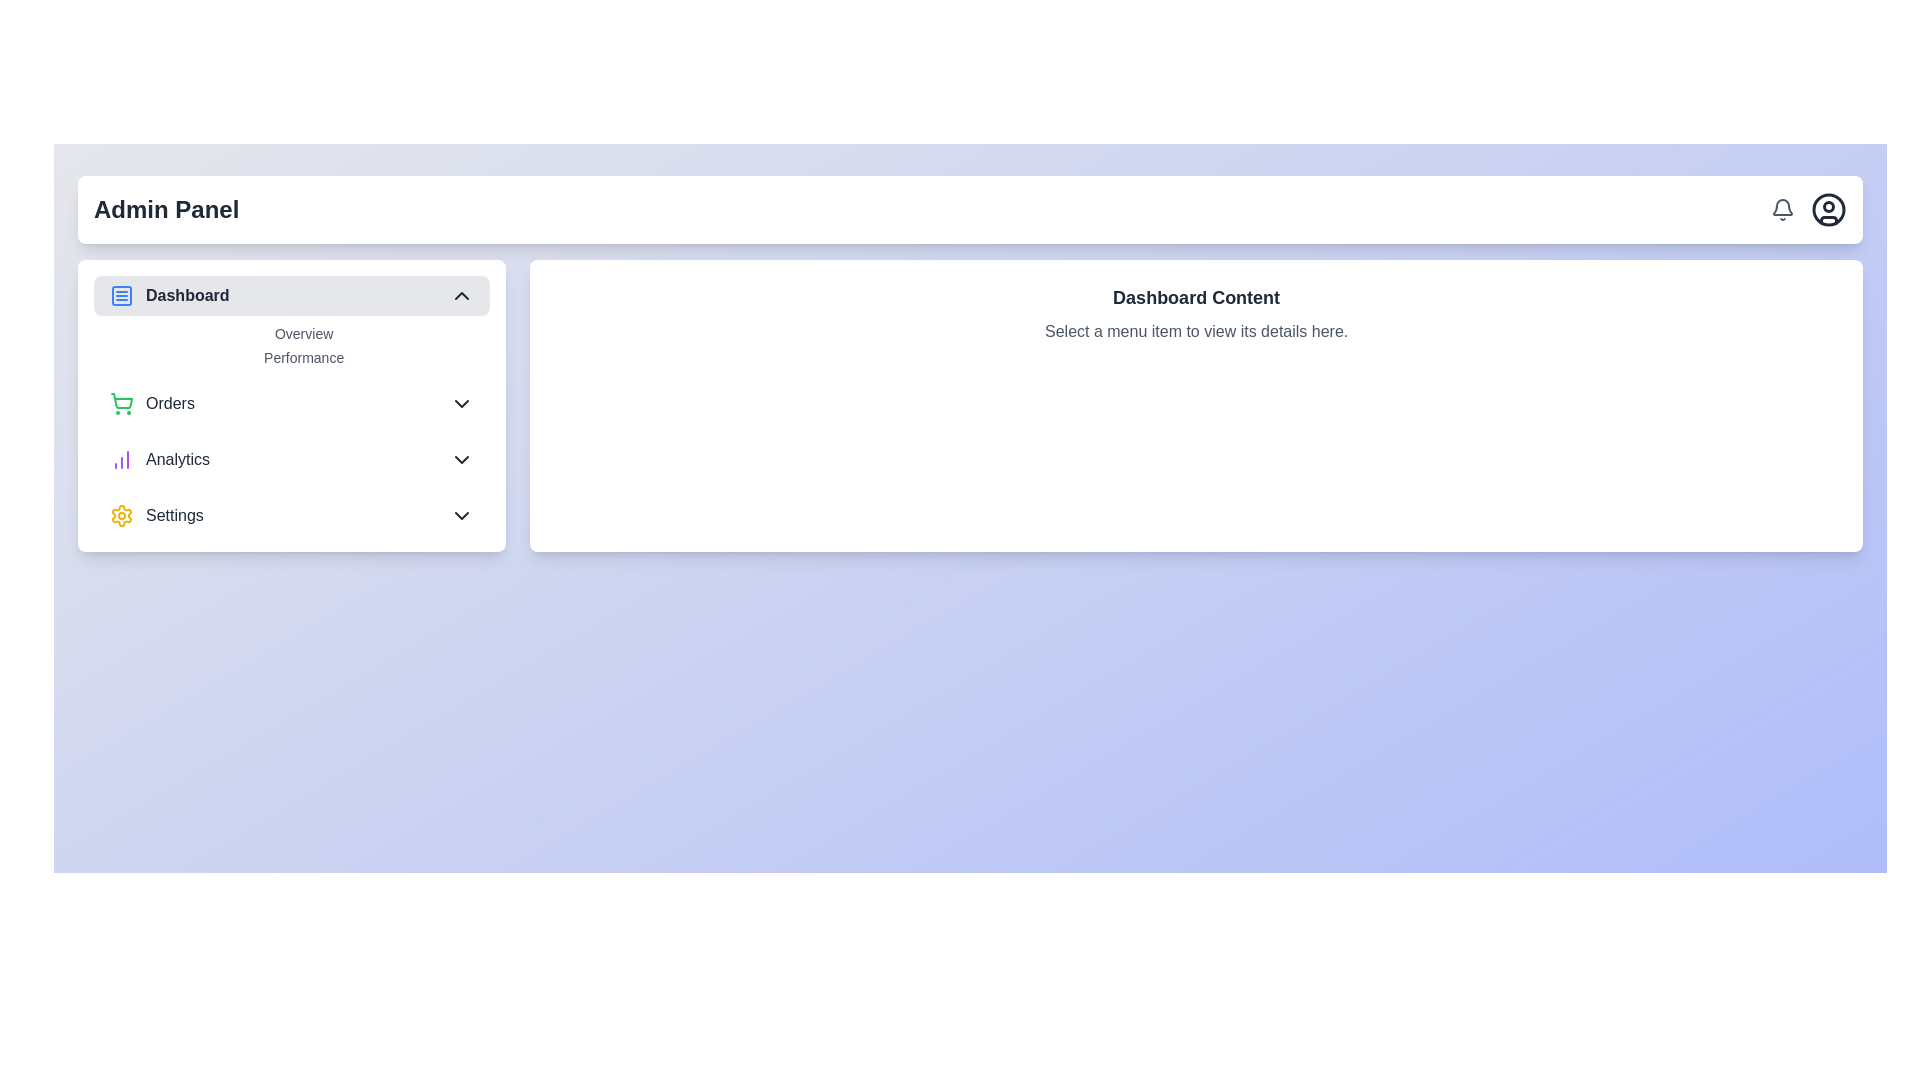 This screenshot has width=1920, height=1080. I want to click on the purple icon consisting of three vertical bars, located in the left sidebar next to the 'Analytics' label, so click(120, 459).